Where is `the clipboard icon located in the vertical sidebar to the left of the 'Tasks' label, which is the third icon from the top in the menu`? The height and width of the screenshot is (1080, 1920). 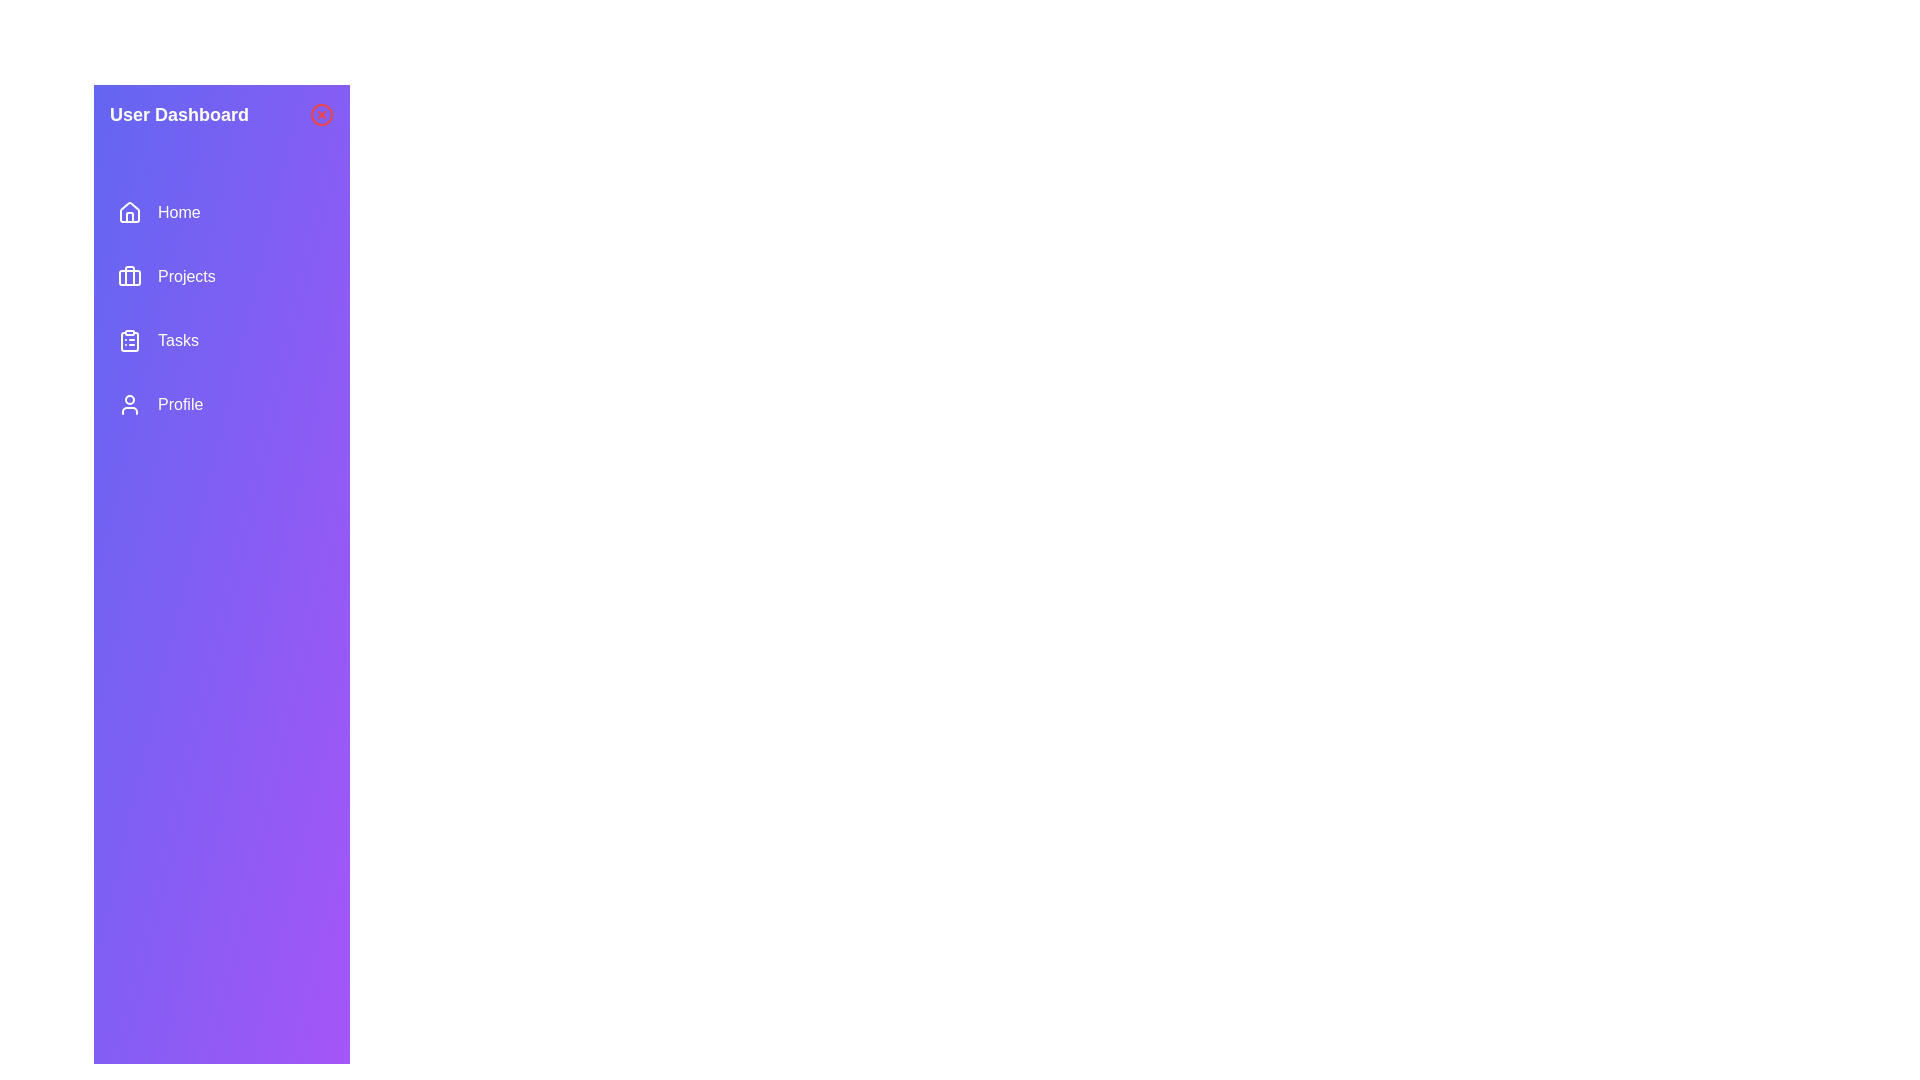
the clipboard icon located in the vertical sidebar to the left of the 'Tasks' label, which is the third icon from the top in the menu is located at coordinates (128, 341).